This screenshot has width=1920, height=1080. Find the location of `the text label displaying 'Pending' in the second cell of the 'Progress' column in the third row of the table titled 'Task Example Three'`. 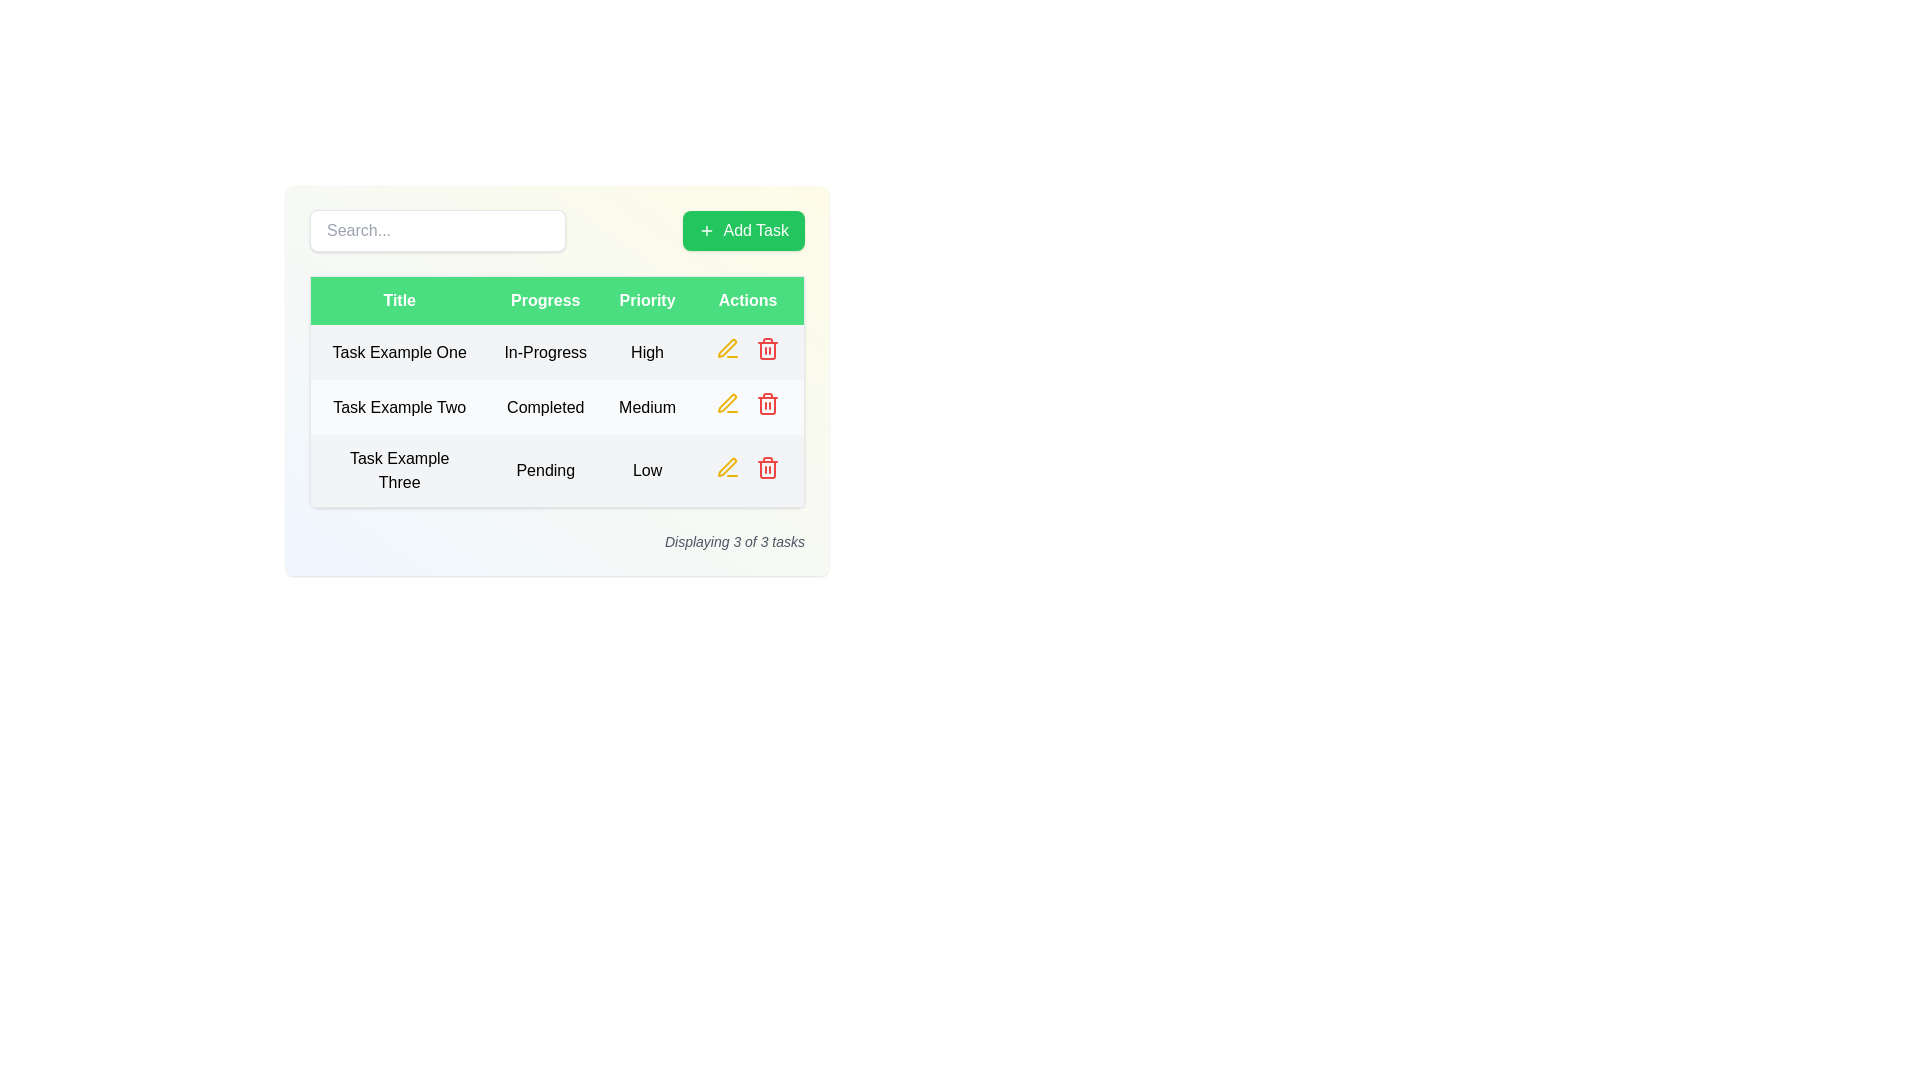

the text label displaying 'Pending' in the second cell of the 'Progress' column in the third row of the table titled 'Task Example Three' is located at coordinates (545, 471).